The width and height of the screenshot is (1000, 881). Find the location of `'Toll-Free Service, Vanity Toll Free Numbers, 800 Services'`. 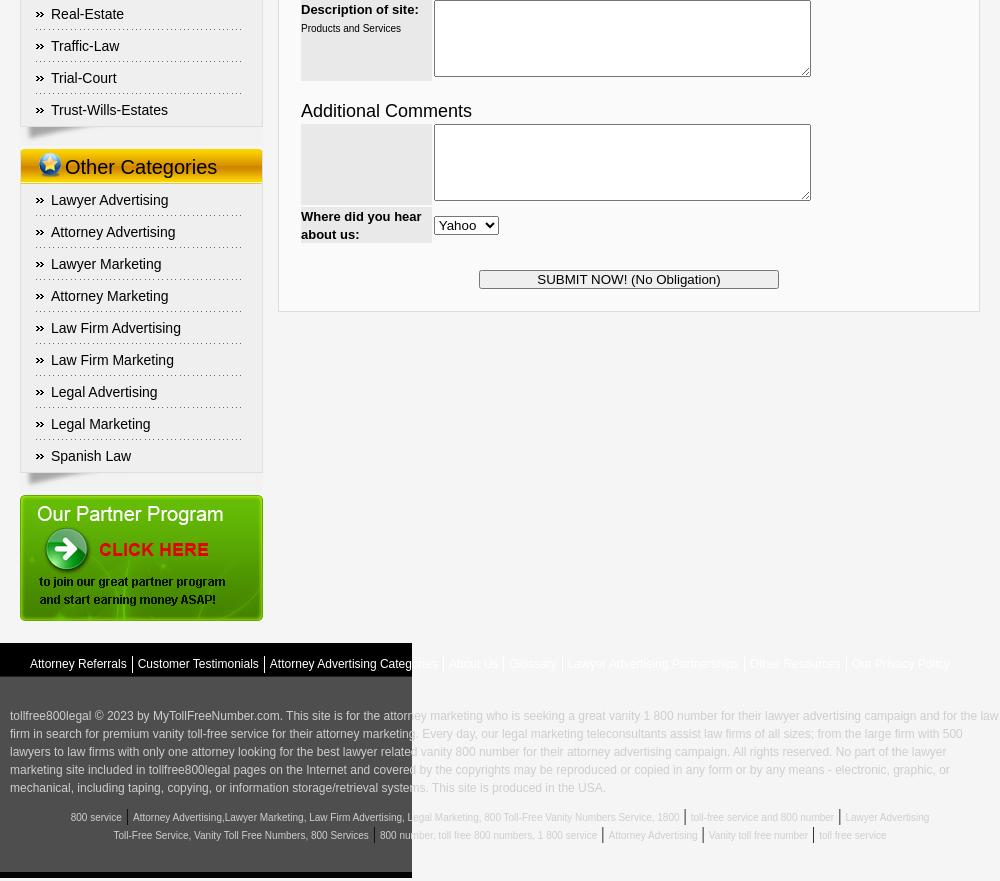

'Toll-Free Service, Vanity Toll Free Numbers, 800 Services' is located at coordinates (112, 834).